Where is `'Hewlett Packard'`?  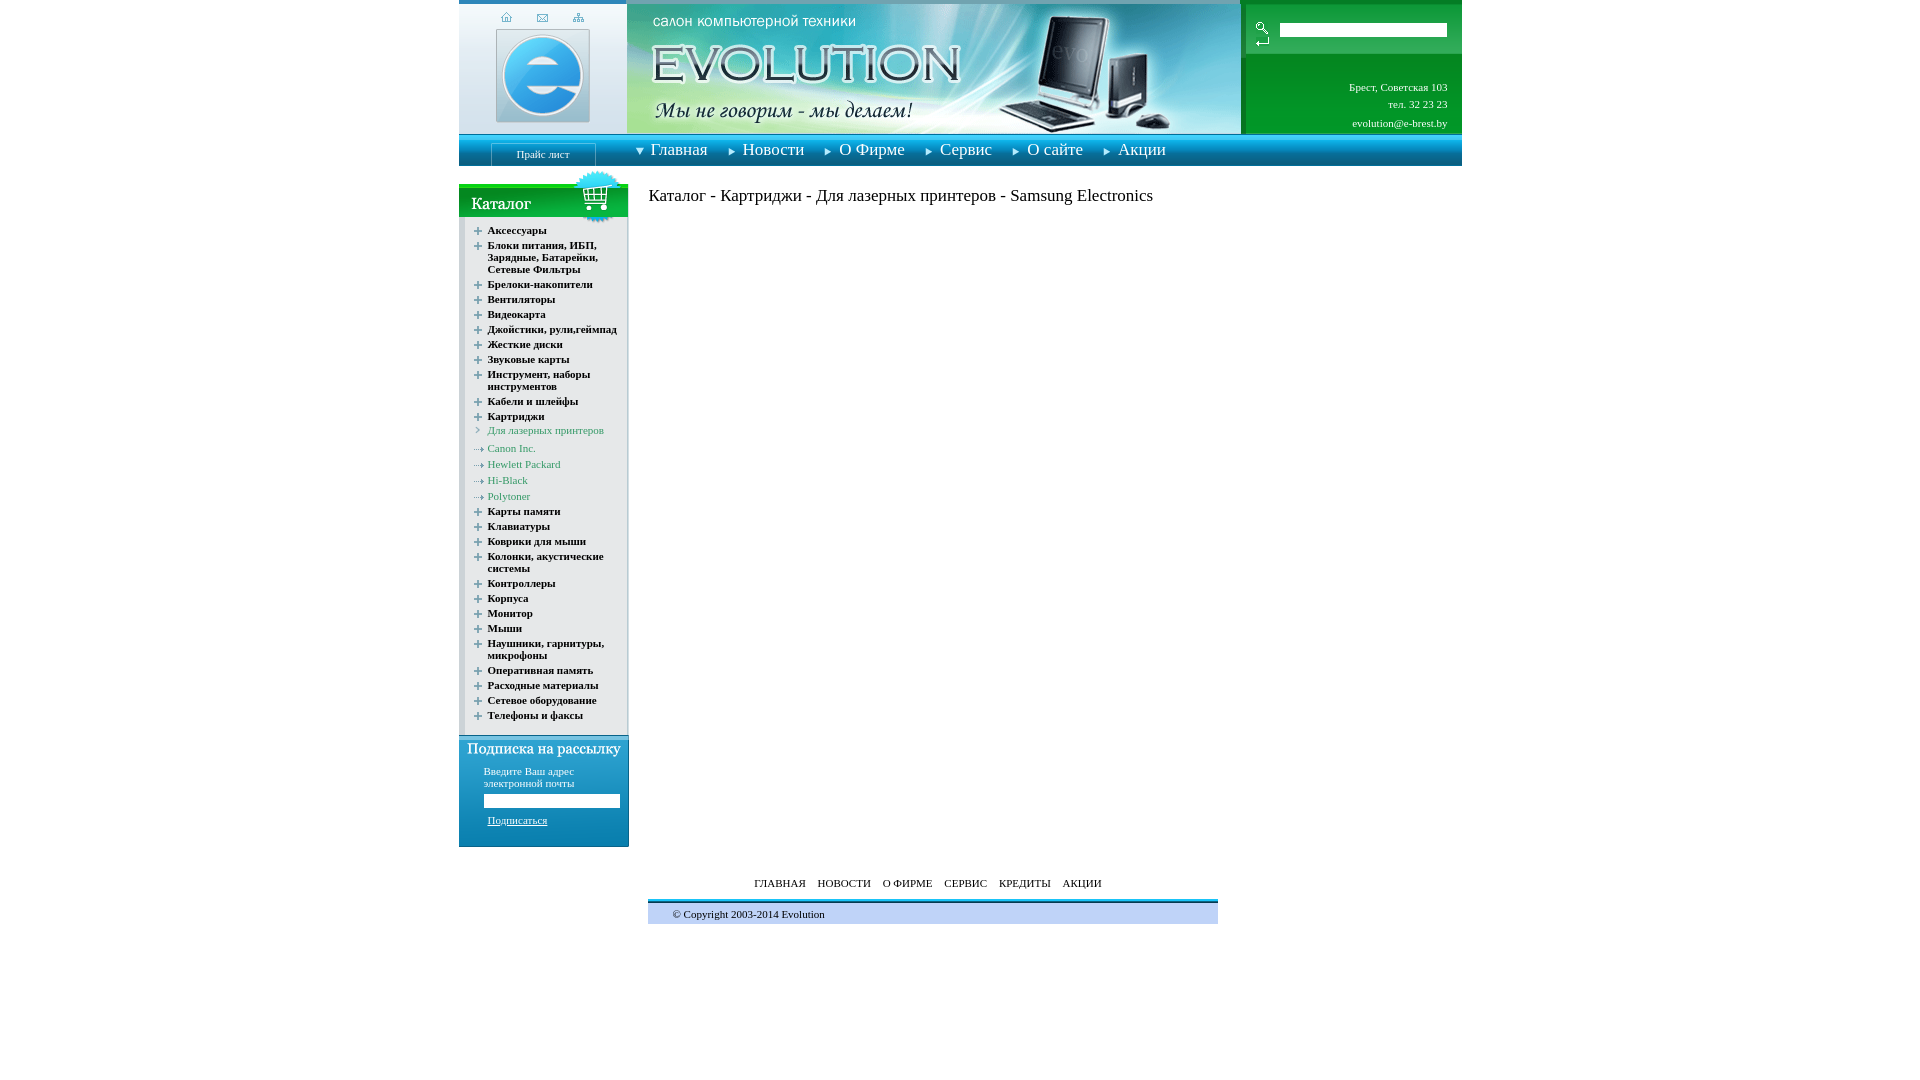
'Hewlett Packard' is located at coordinates (524, 463).